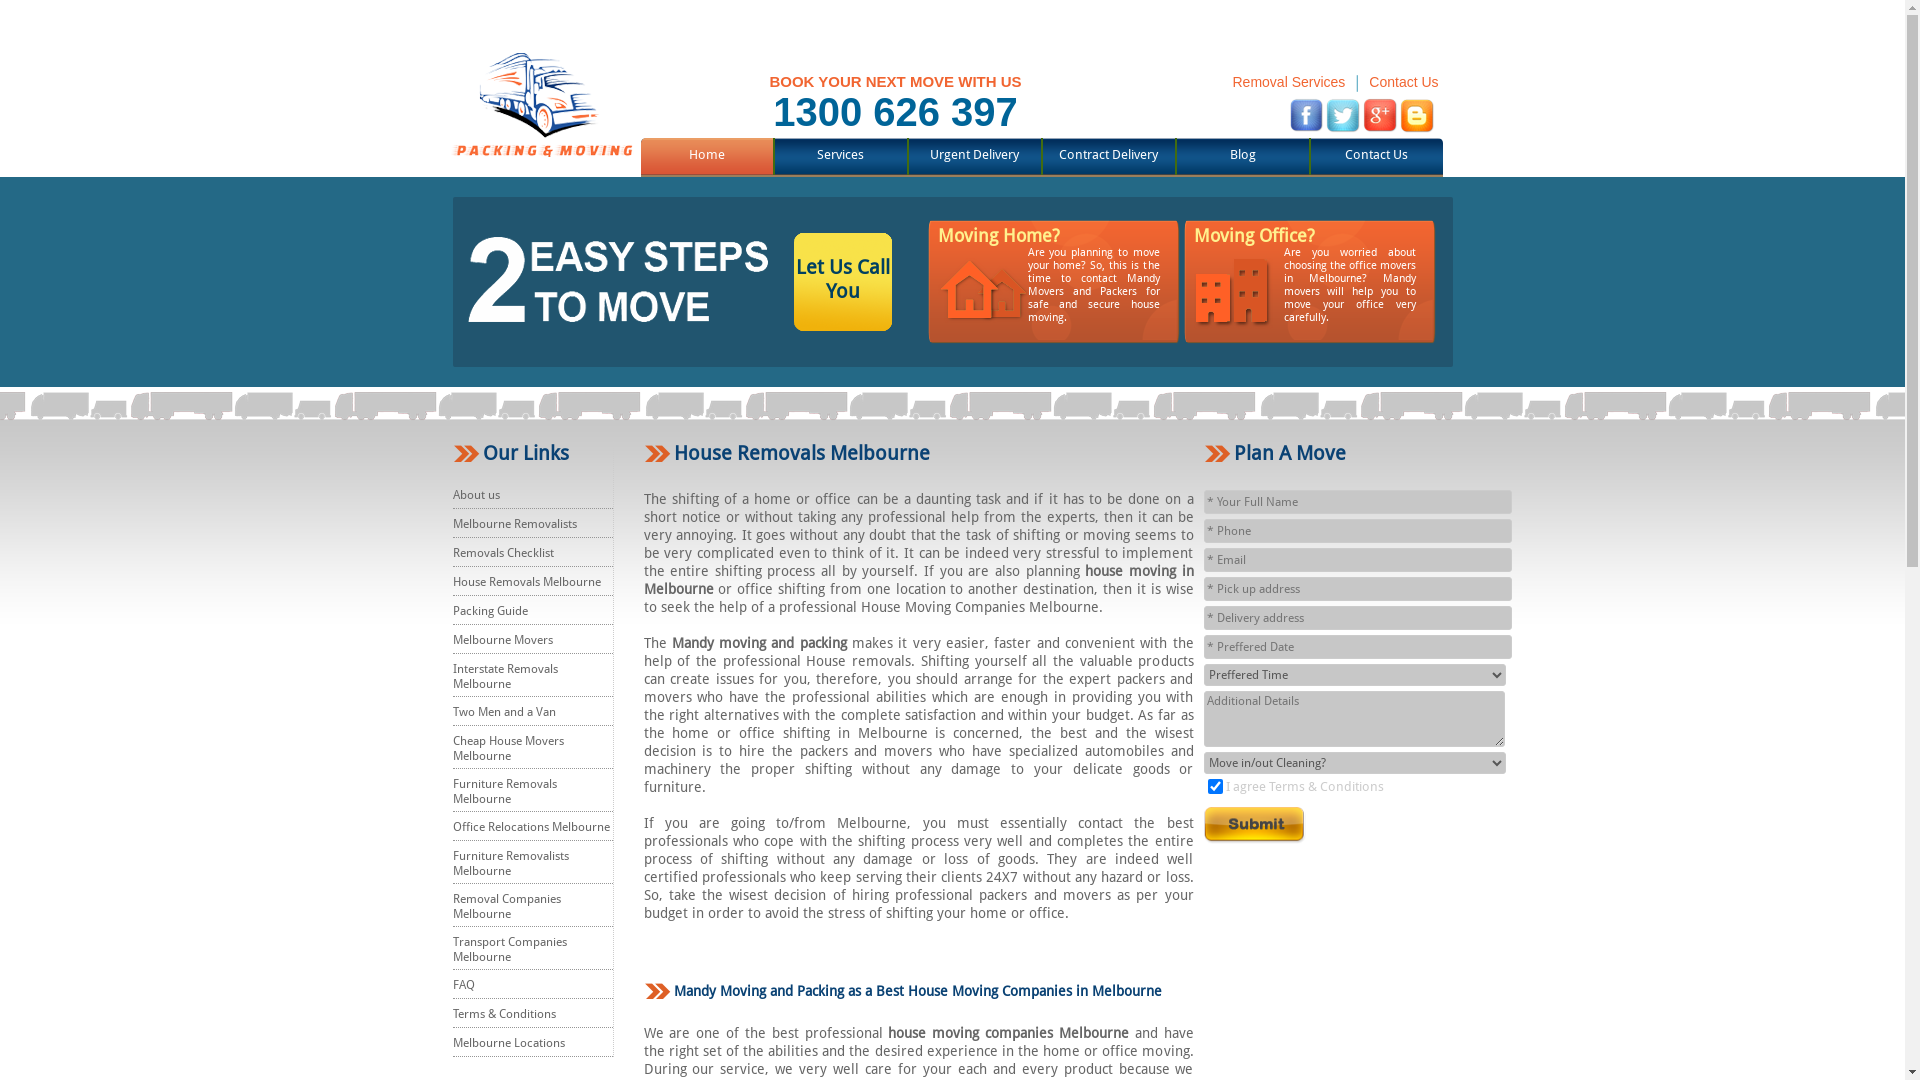 The height and width of the screenshot is (1080, 1920). What do you see at coordinates (450, 948) in the screenshot?
I see `'Transport Companies Melbourne'` at bounding box center [450, 948].